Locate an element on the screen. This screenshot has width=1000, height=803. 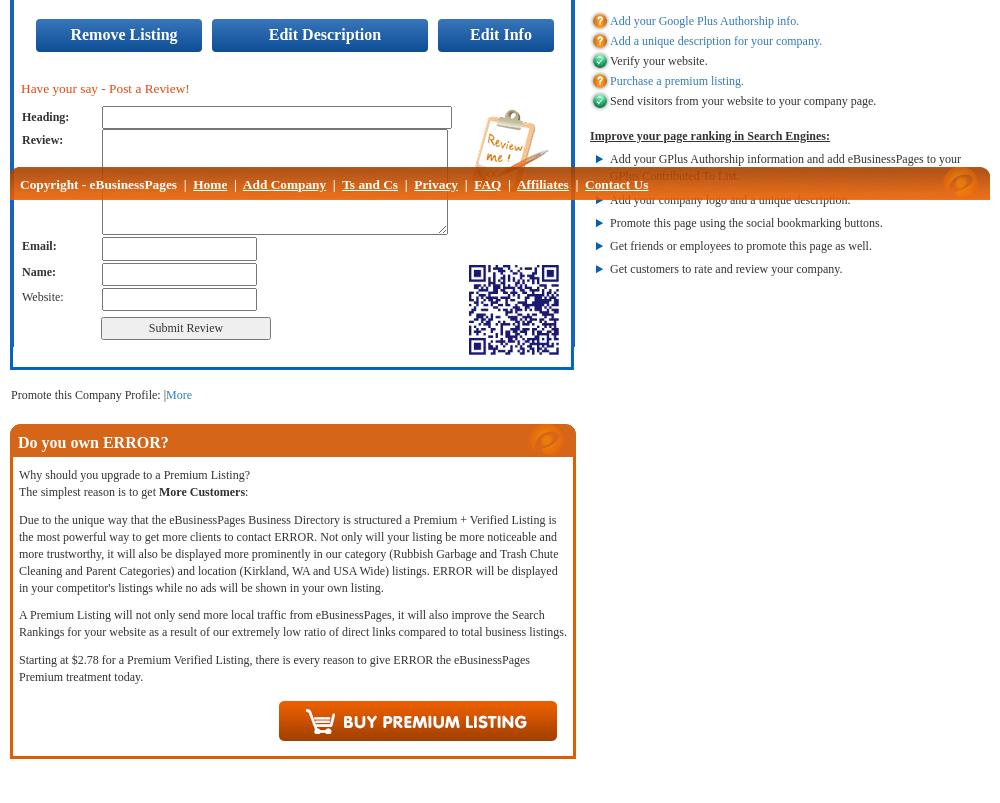
'Due to the unique way that the eBusinessPages Business Directory is structured a Premium + Verified Listing is the most powerful way to get more clients to contact ERROR. Not only will your listing be more noticeable and more trustworthy, it will also be displayed more prominently in our category (Rubbish Garbage and Trash Chute Cleaning and Parent Categories) and location (Kirkland, WA and USA Wide) listings. ERROR will be displayed in your competitor's listings while no ads will be shown in your own listing.' is located at coordinates (288, 553).